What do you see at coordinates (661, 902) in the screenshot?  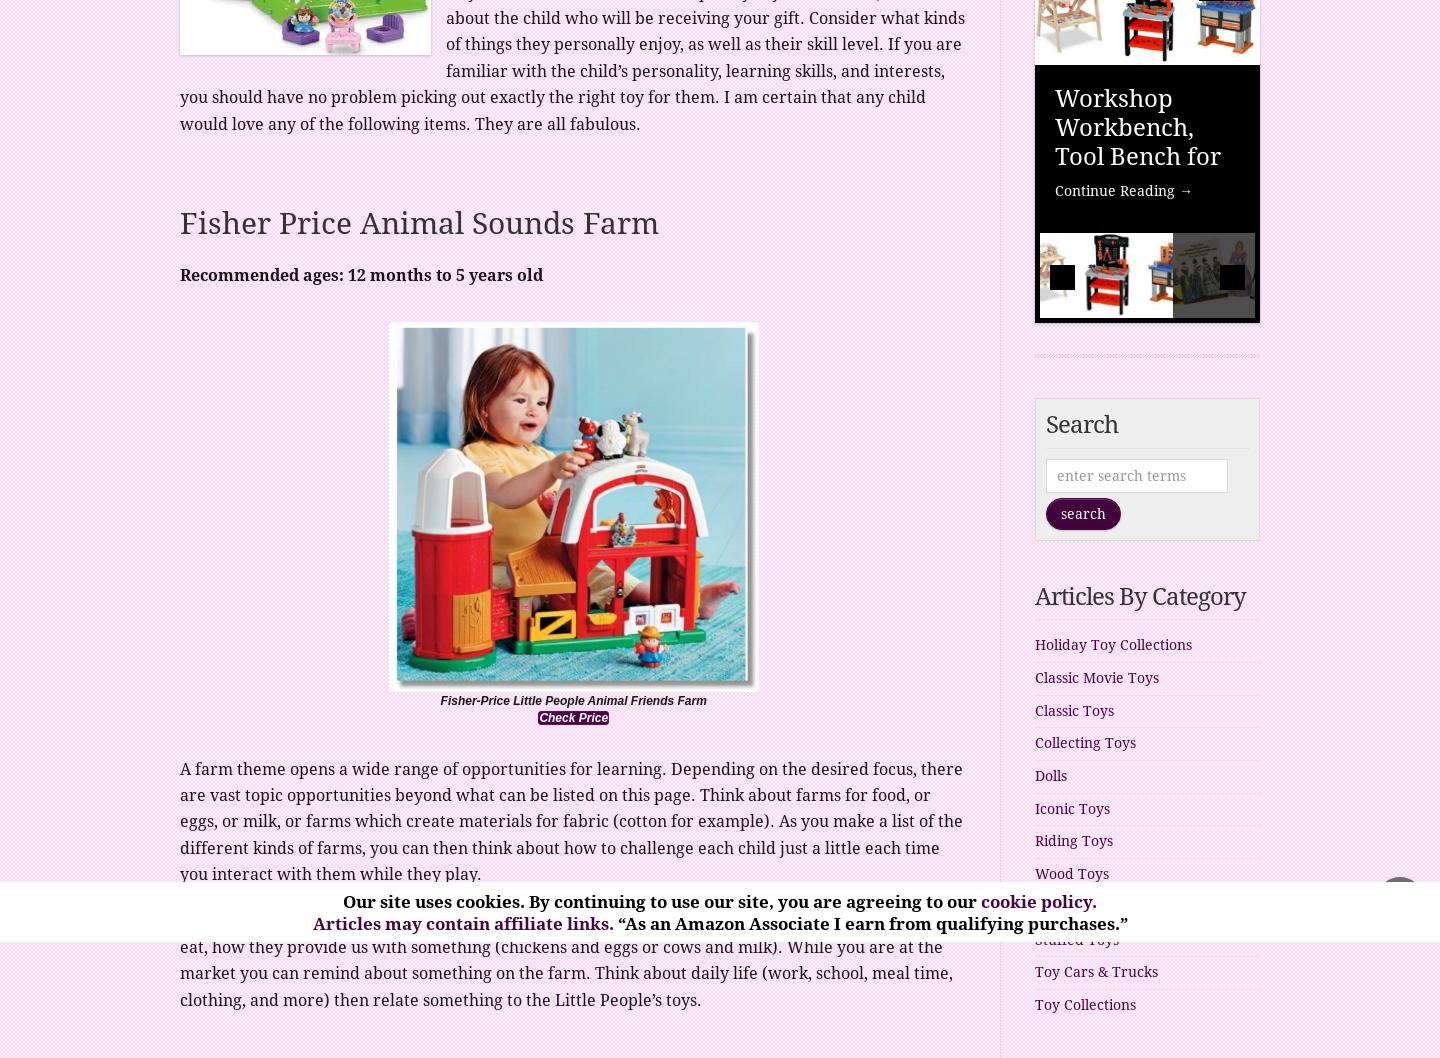 I see `'Our site uses cookies. By continuing to use our site, you are agreeing to our'` at bounding box center [661, 902].